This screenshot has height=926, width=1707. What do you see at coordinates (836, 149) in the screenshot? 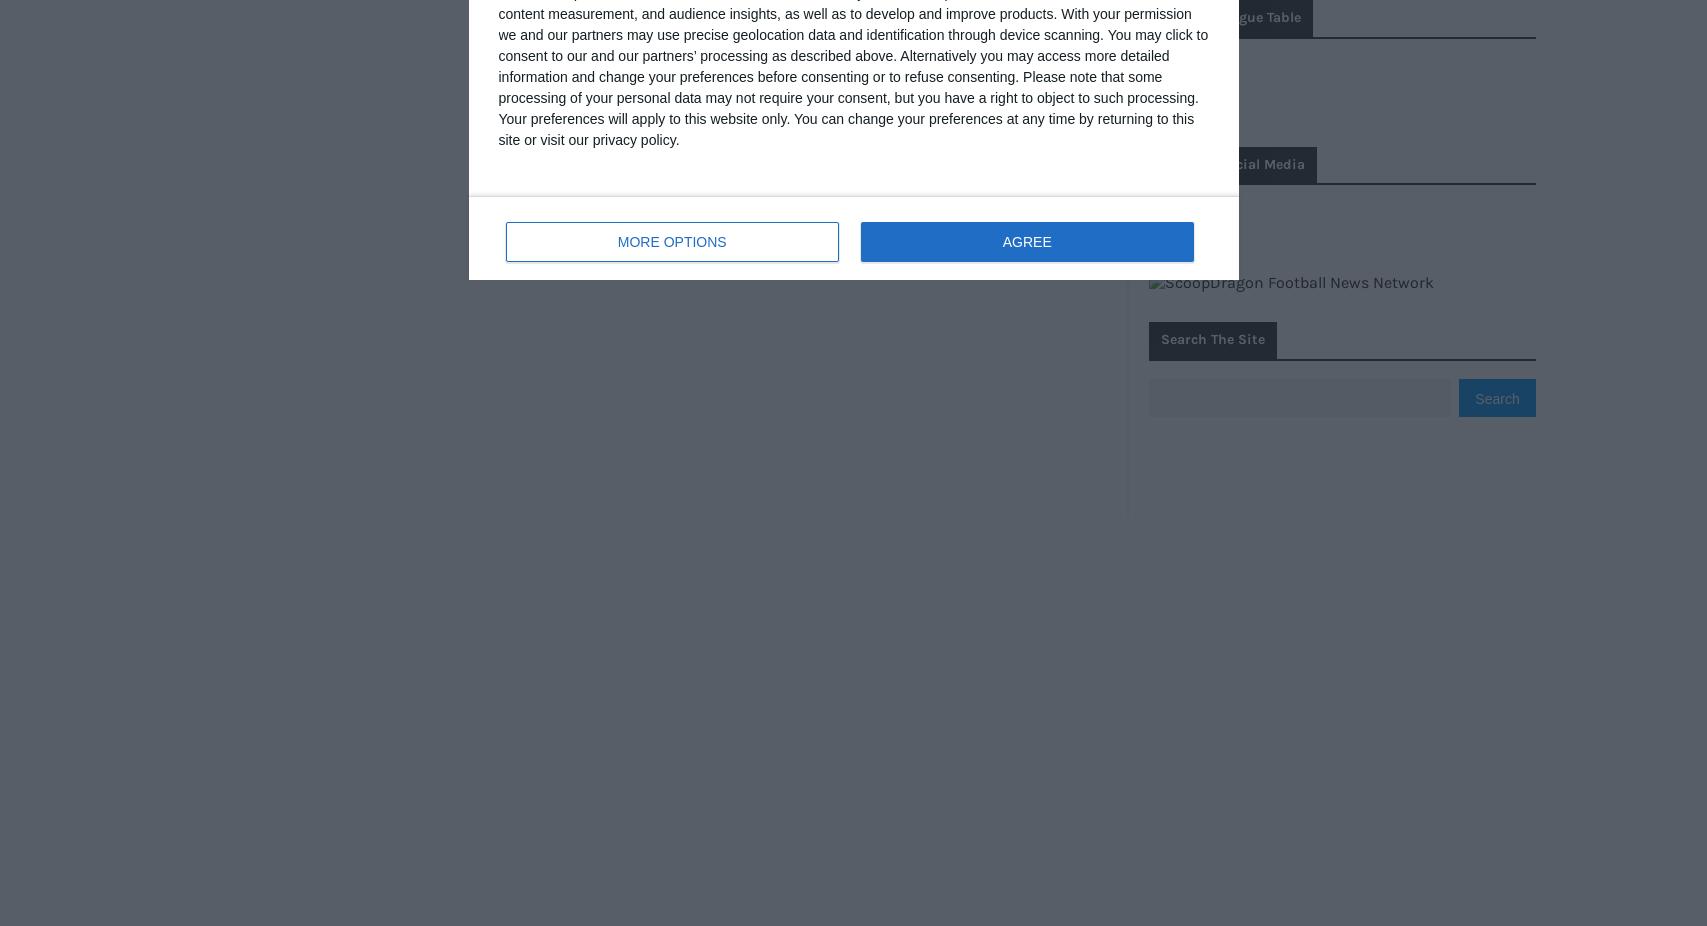
I see `'At the moment when ten years of frustration and anguish were extinguished, Guardiola did not wear an expression of triumph …'` at bounding box center [836, 149].